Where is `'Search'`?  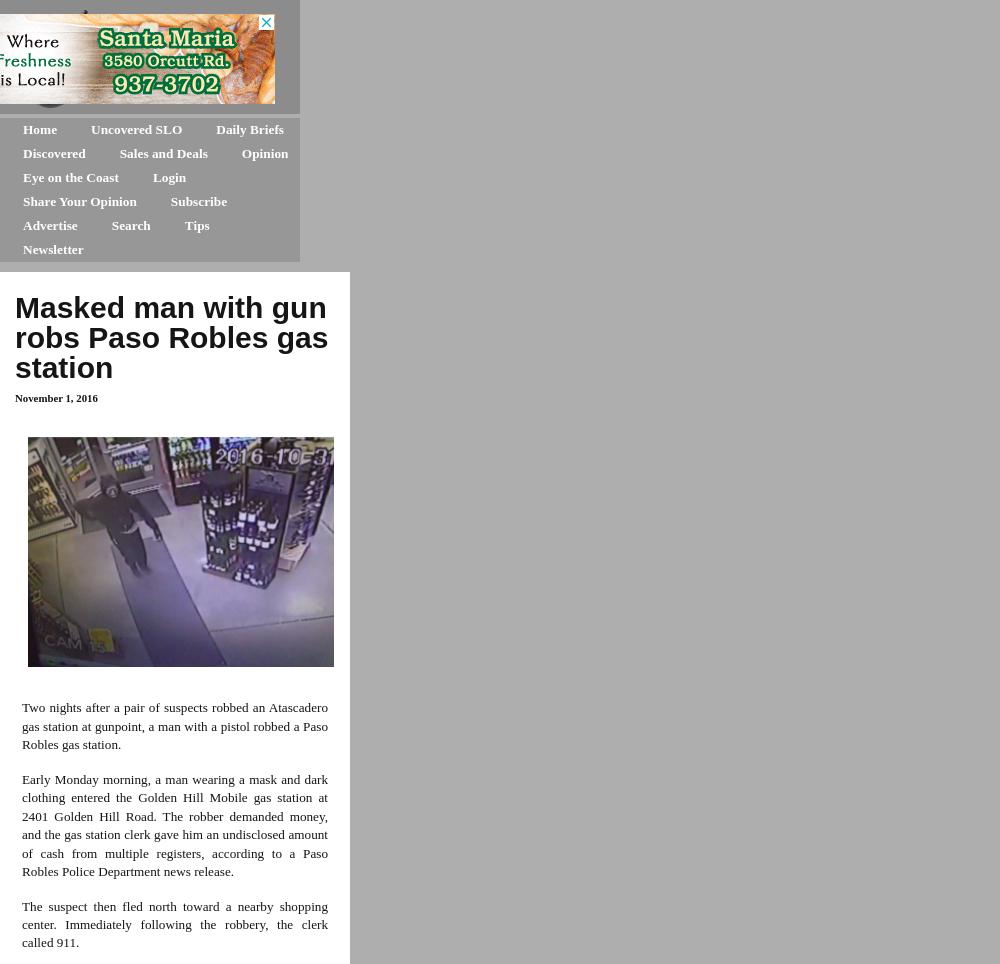 'Search' is located at coordinates (110, 225).